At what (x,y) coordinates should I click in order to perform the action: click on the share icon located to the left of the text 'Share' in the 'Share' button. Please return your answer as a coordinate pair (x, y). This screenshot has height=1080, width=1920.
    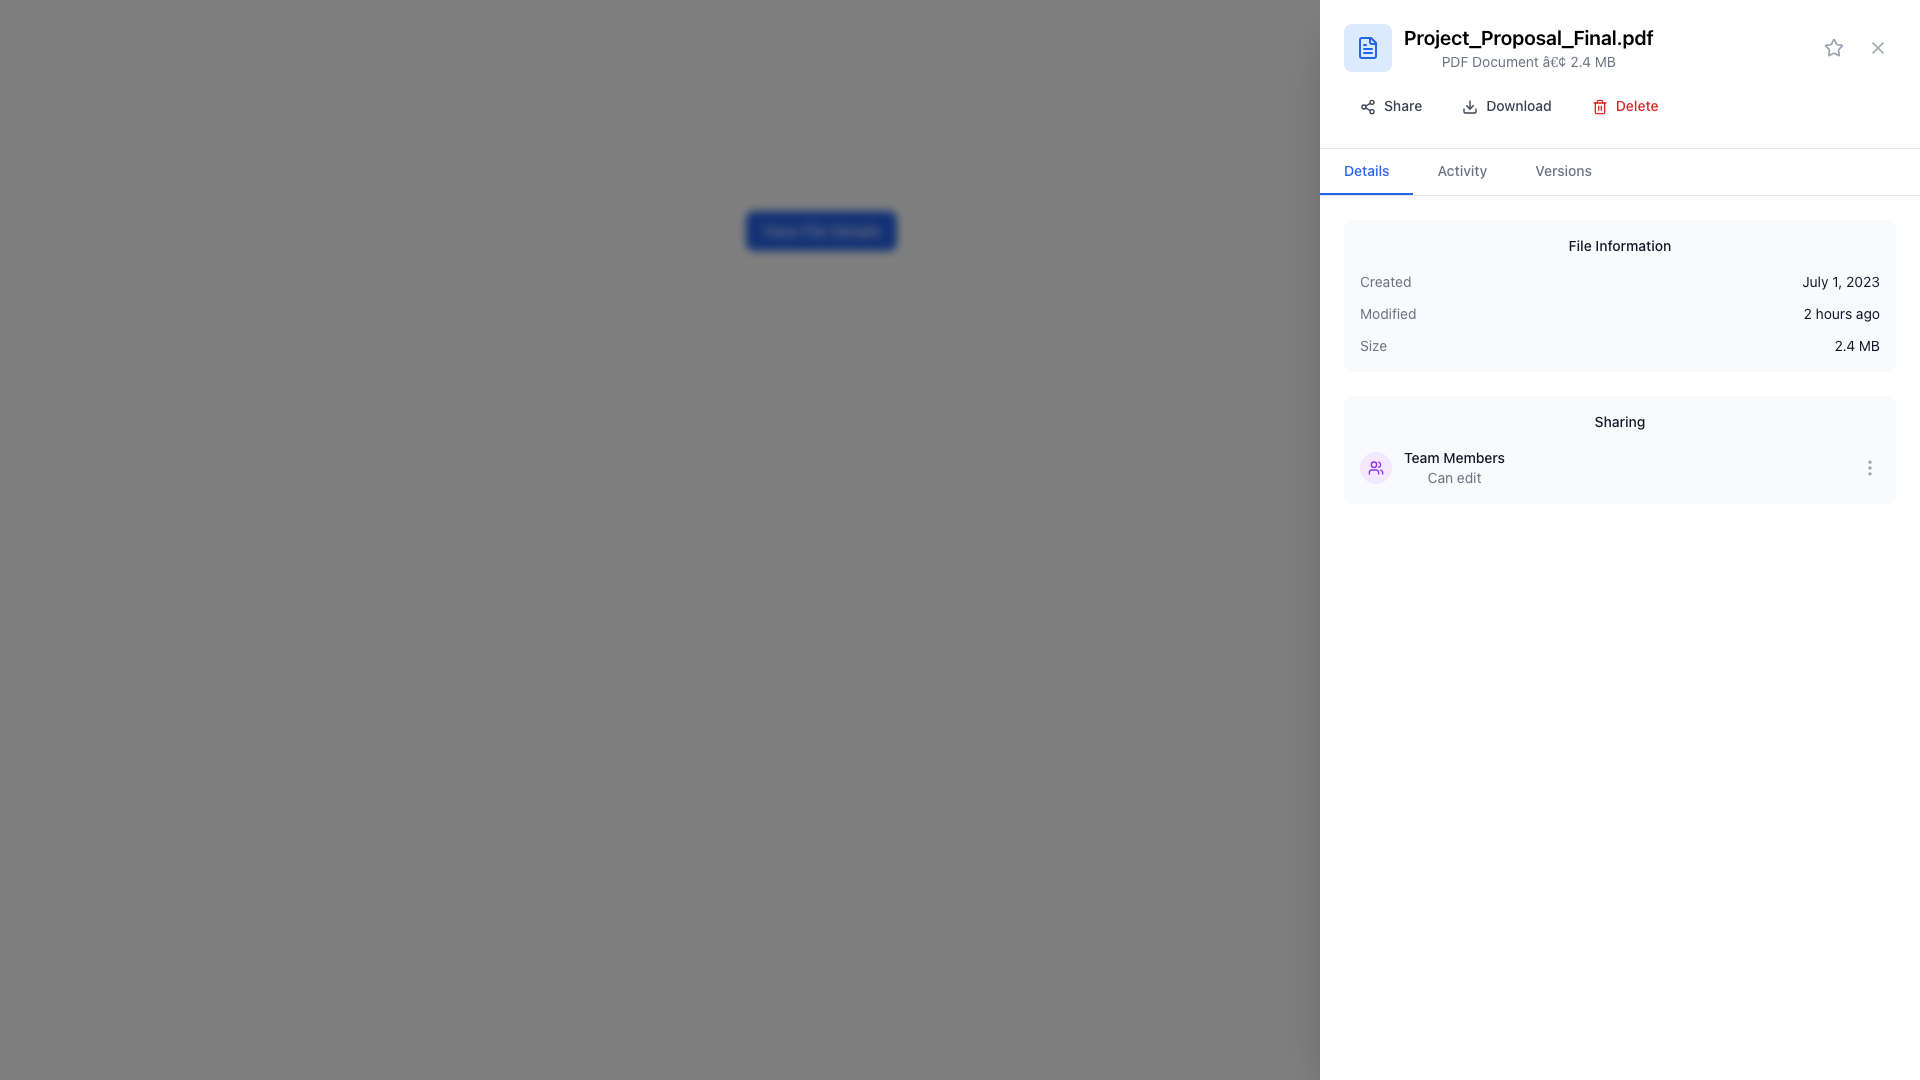
    Looking at the image, I should click on (1367, 107).